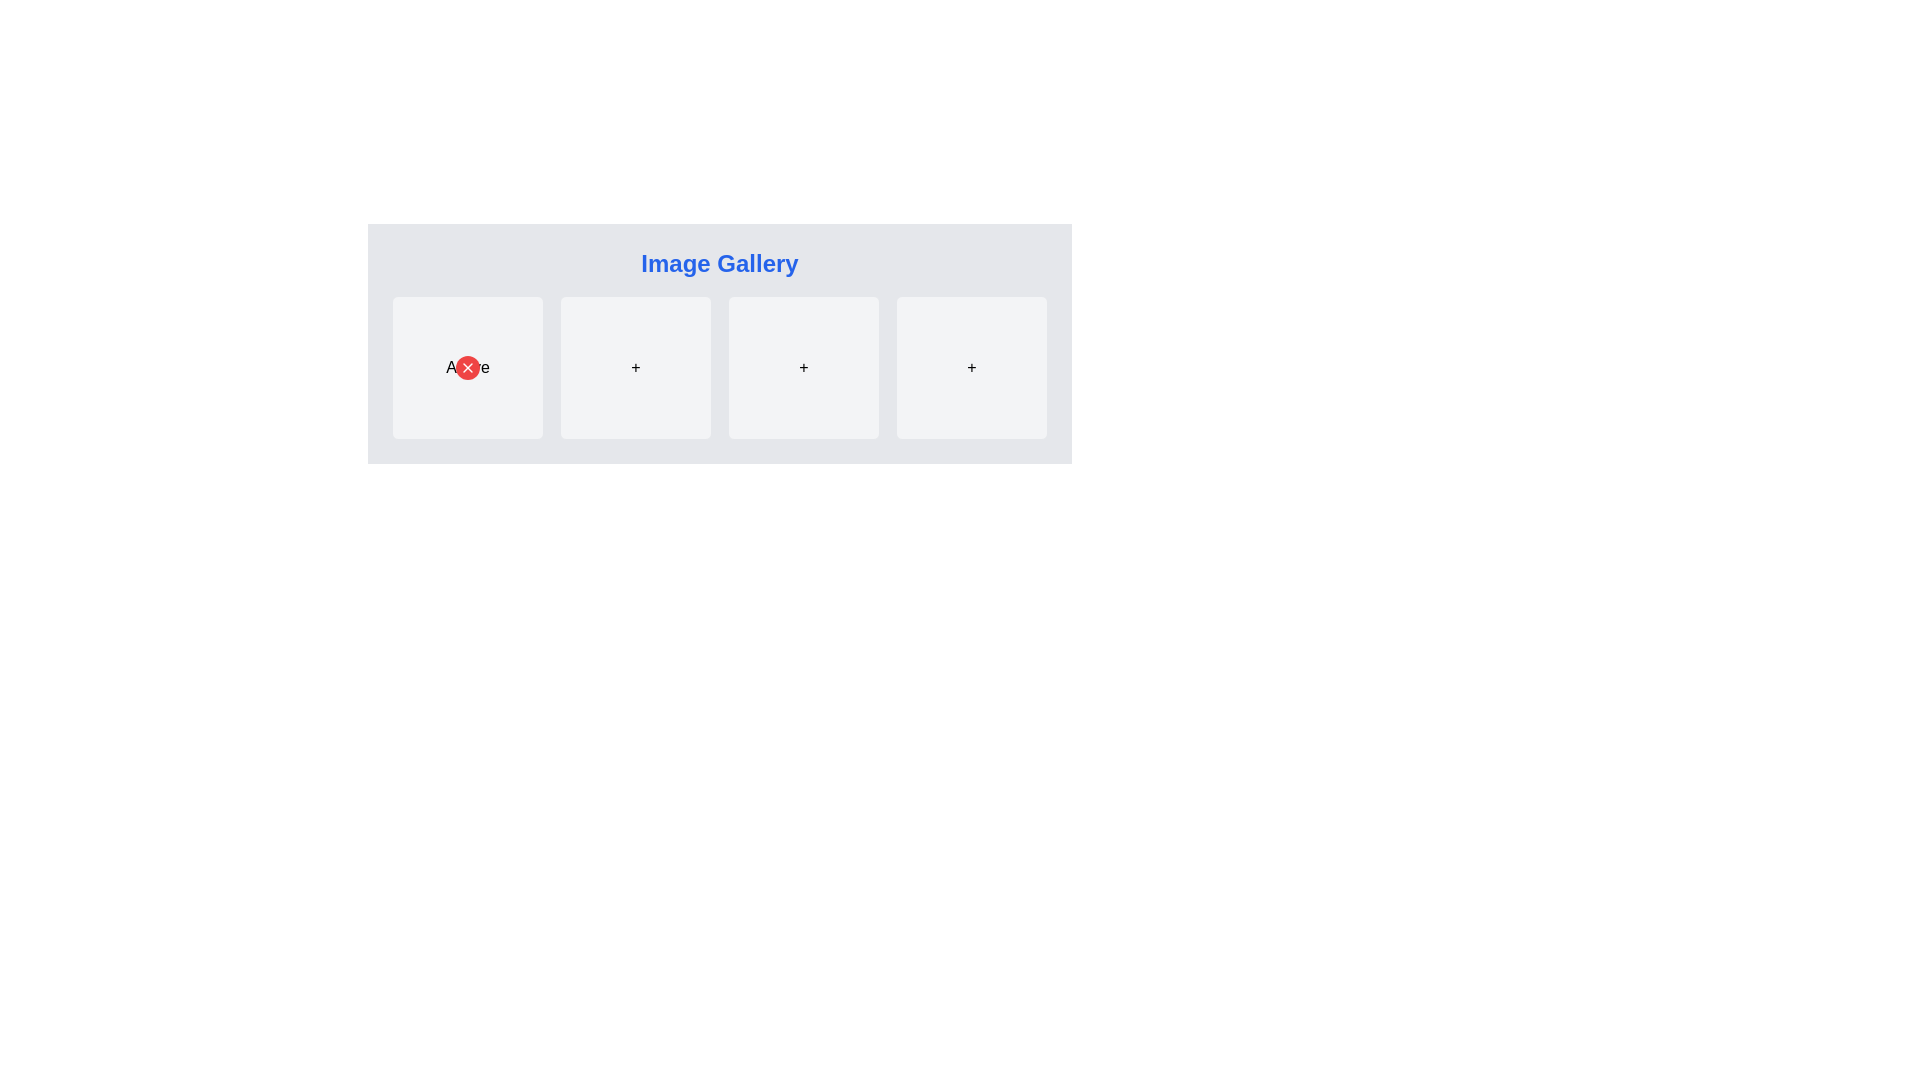 The width and height of the screenshot is (1920, 1080). I want to click on the close button located at the top-right corner of the 'Active' card, so click(466, 367).